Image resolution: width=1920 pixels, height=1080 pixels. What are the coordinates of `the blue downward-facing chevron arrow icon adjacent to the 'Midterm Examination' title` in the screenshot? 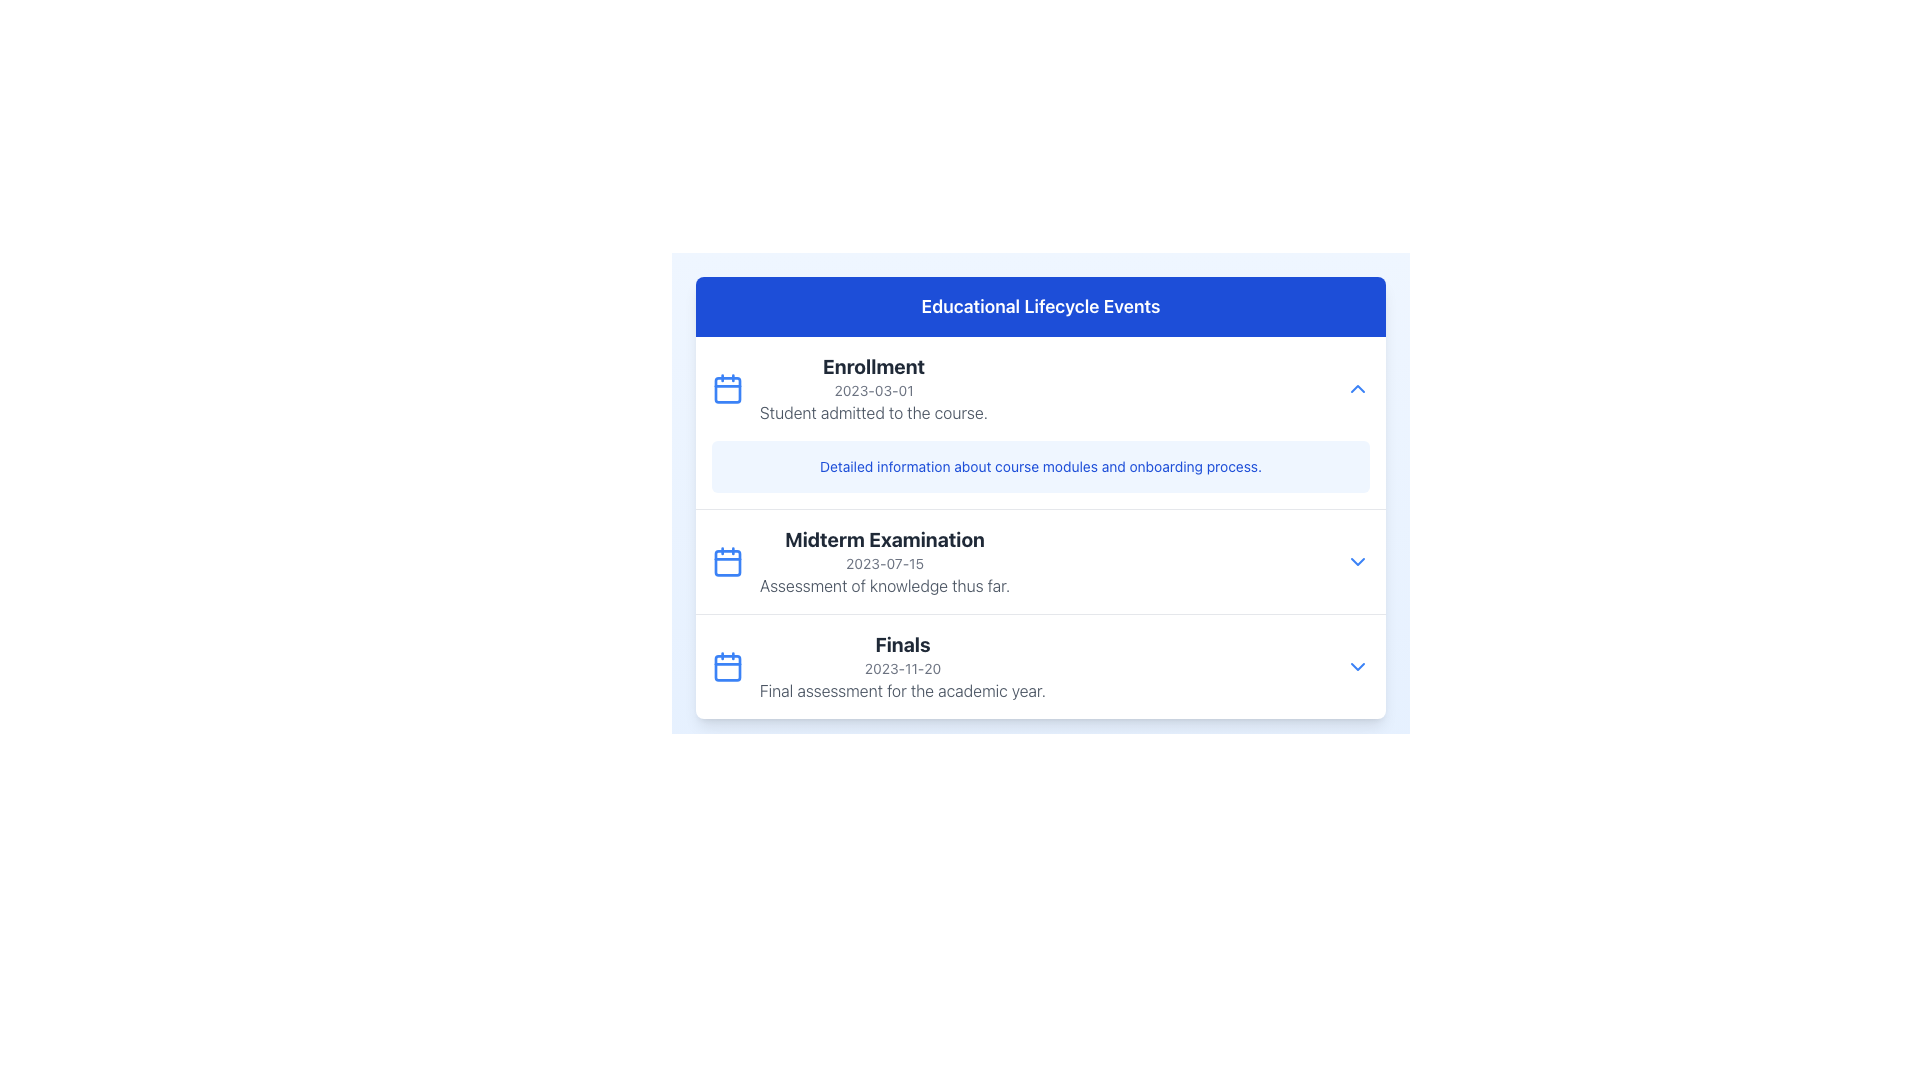 It's located at (1358, 562).